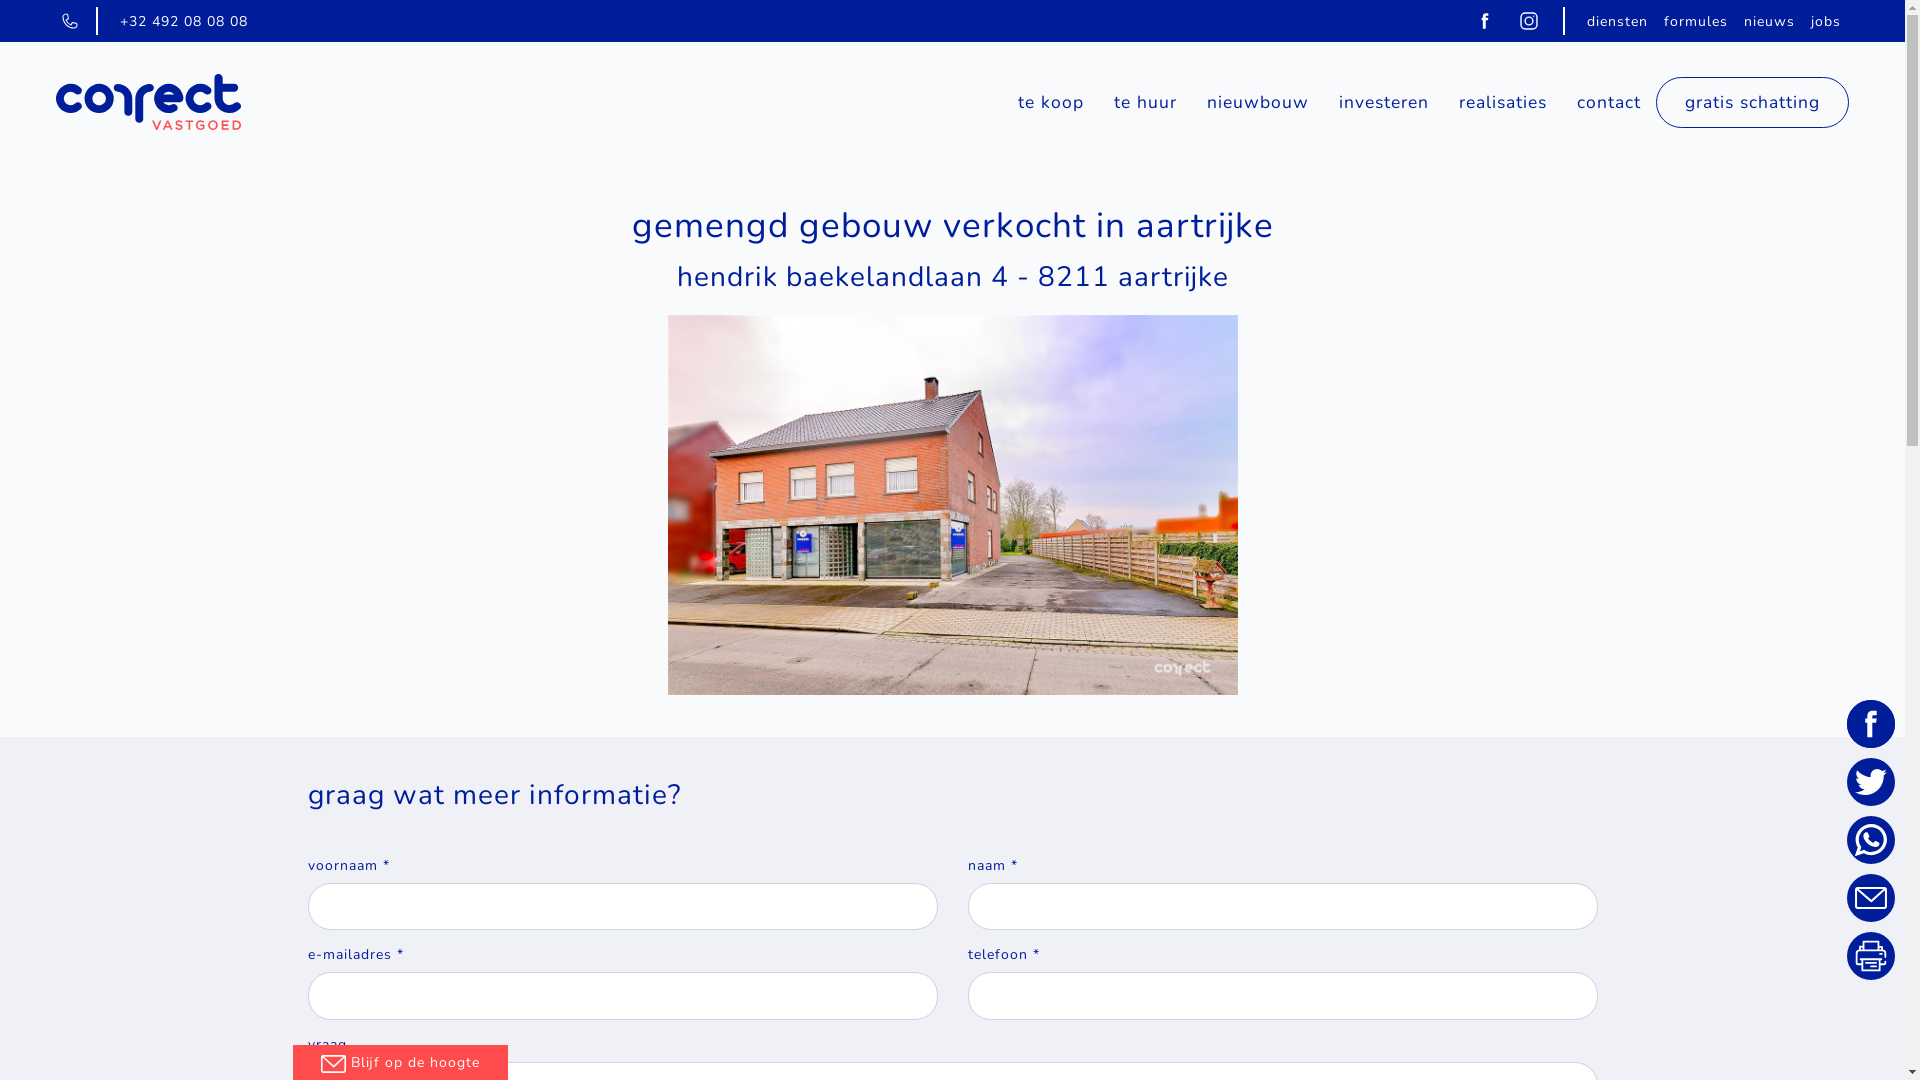 The image size is (1920, 1080). What do you see at coordinates (1870, 781) in the screenshot?
I see `'Delen op Twitter'` at bounding box center [1870, 781].